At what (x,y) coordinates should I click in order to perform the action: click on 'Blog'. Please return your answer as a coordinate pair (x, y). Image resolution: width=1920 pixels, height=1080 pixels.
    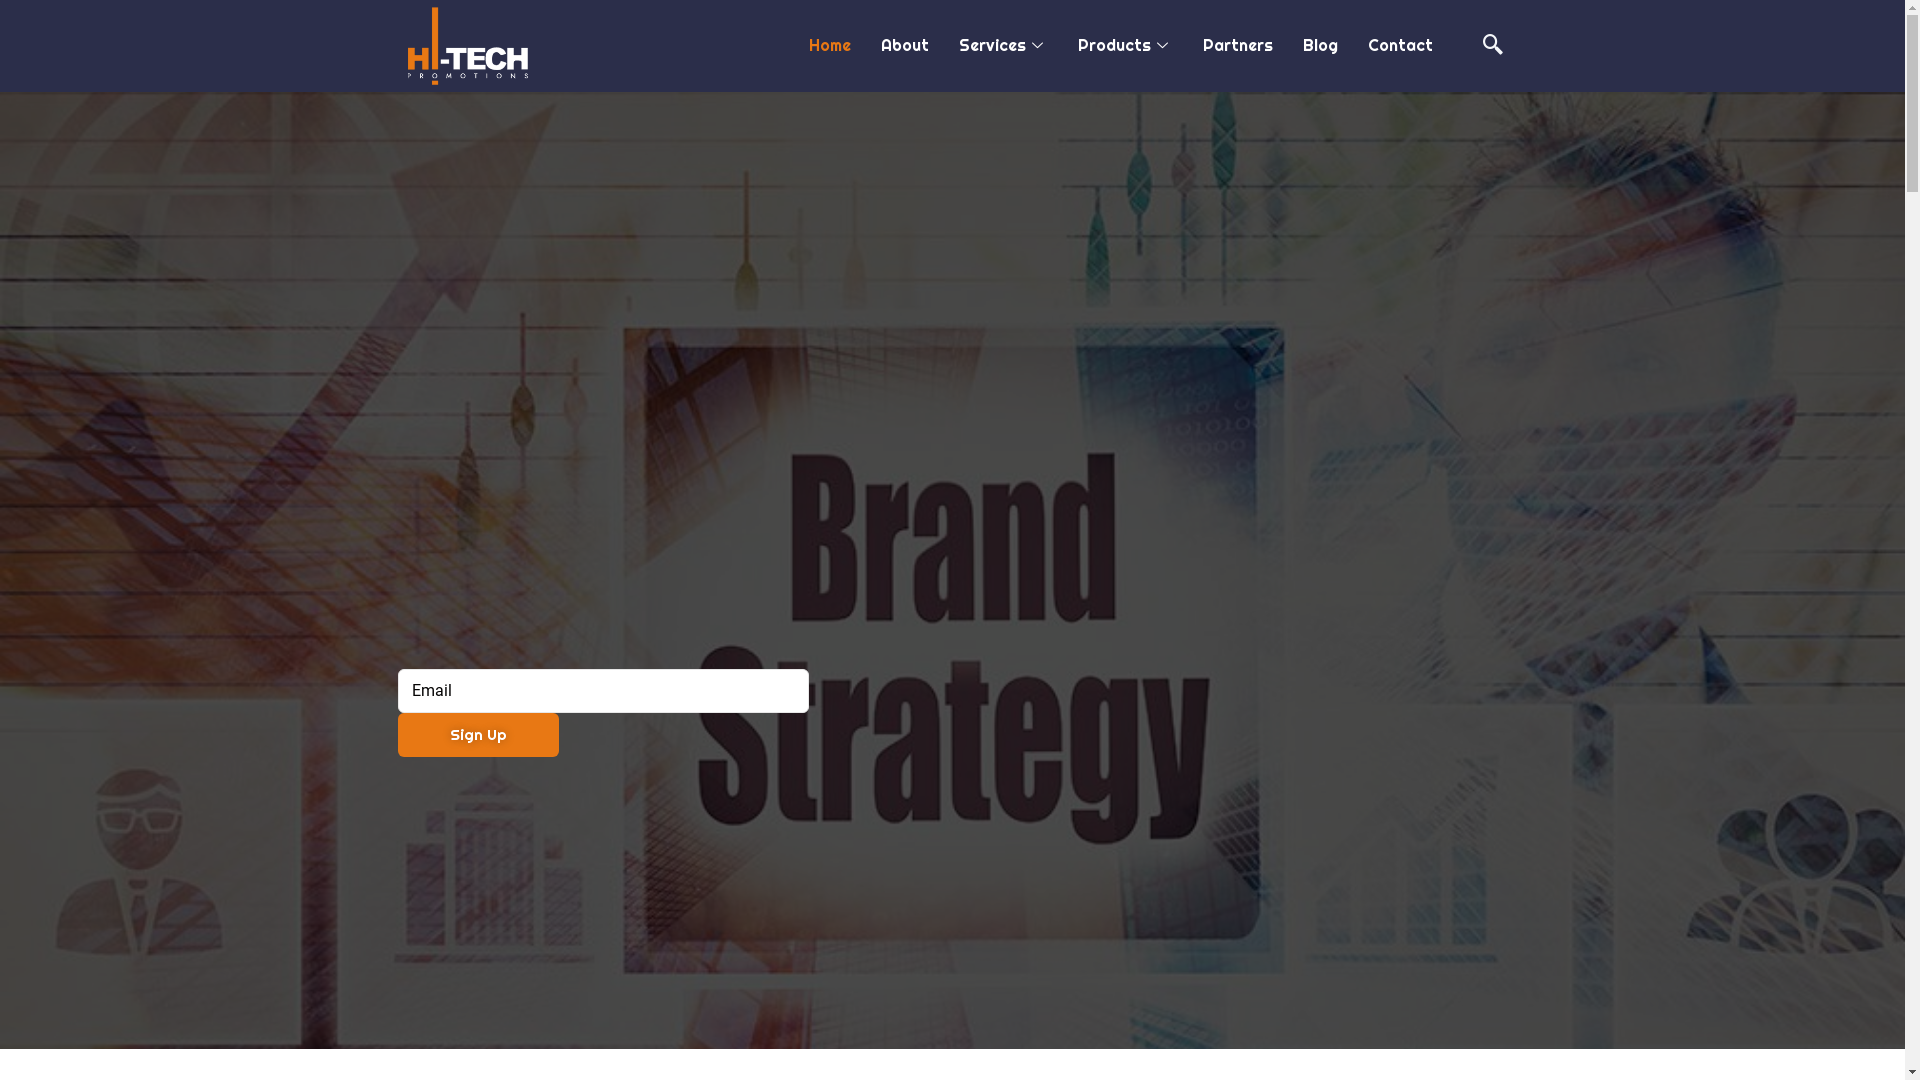
    Looking at the image, I should click on (1287, 45).